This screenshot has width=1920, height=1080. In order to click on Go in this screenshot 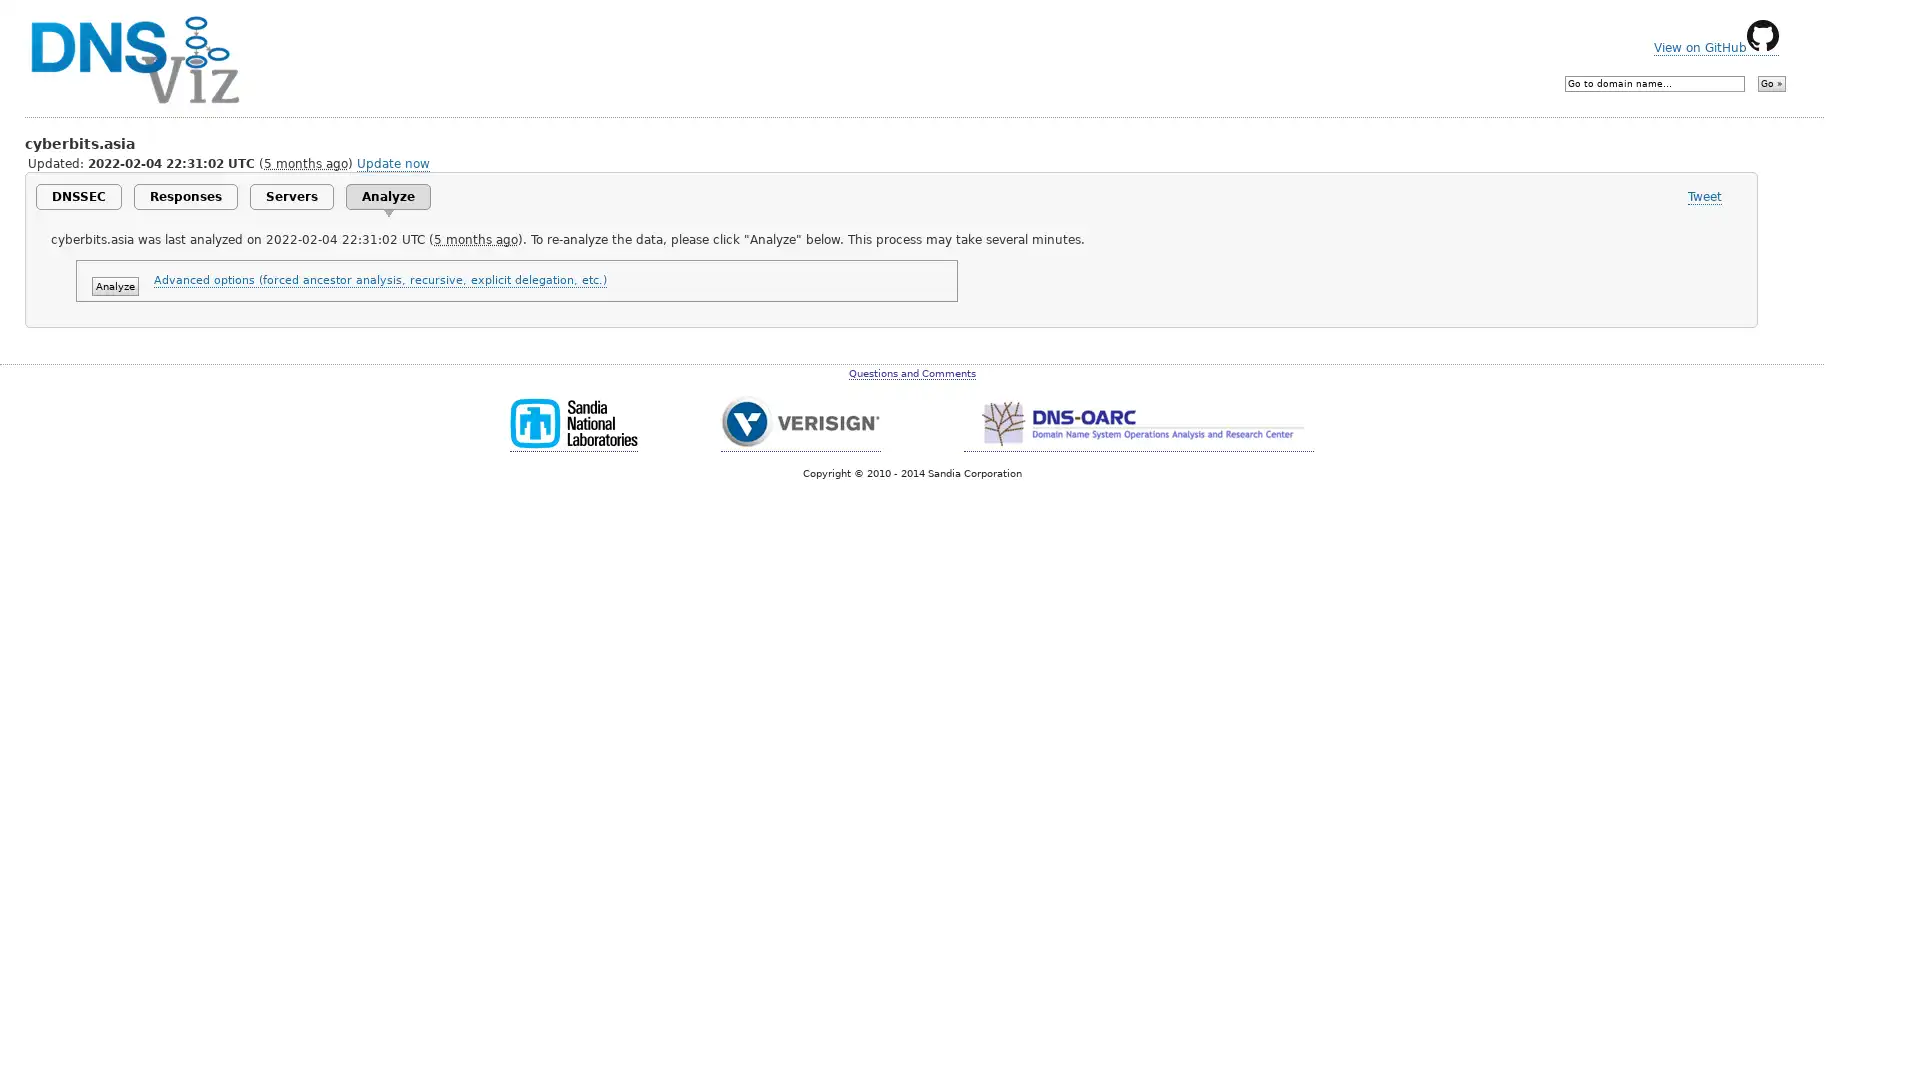, I will do `click(1771, 83)`.